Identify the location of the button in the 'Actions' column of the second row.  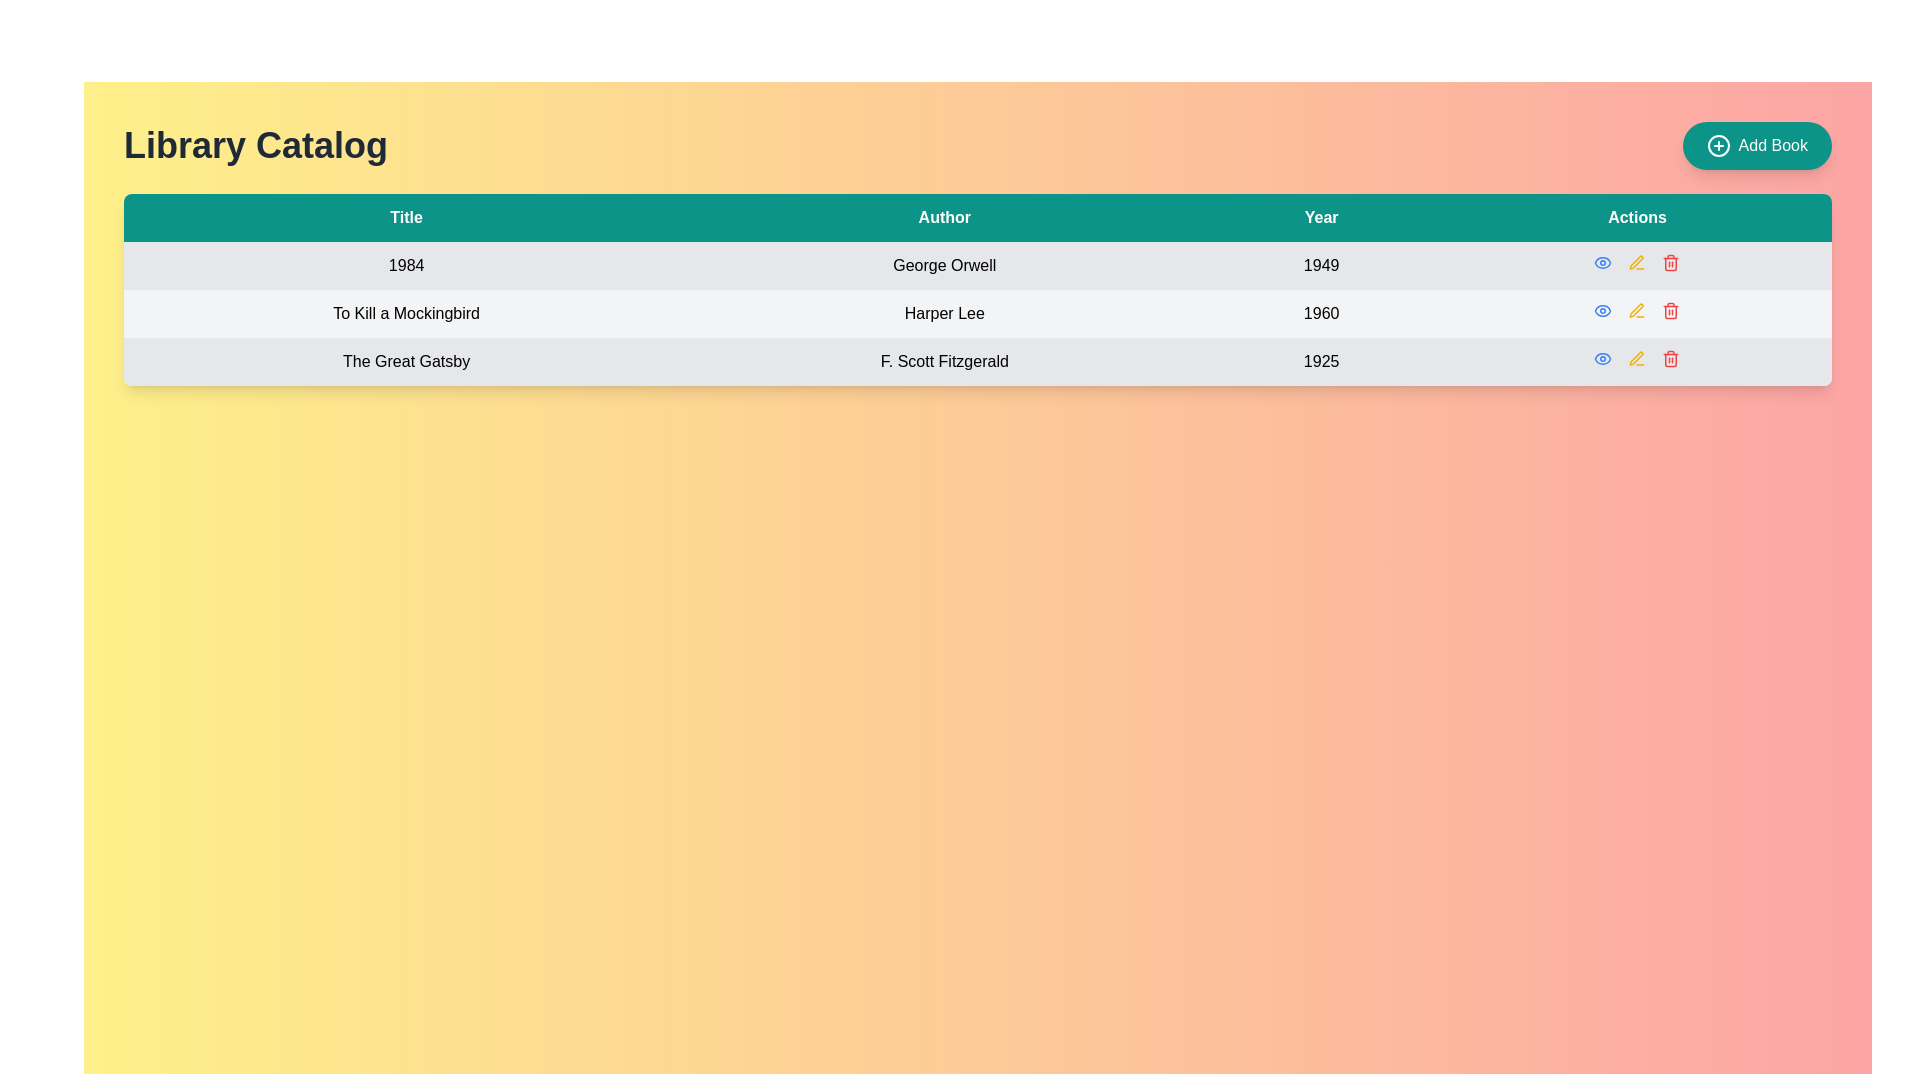
(1603, 311).